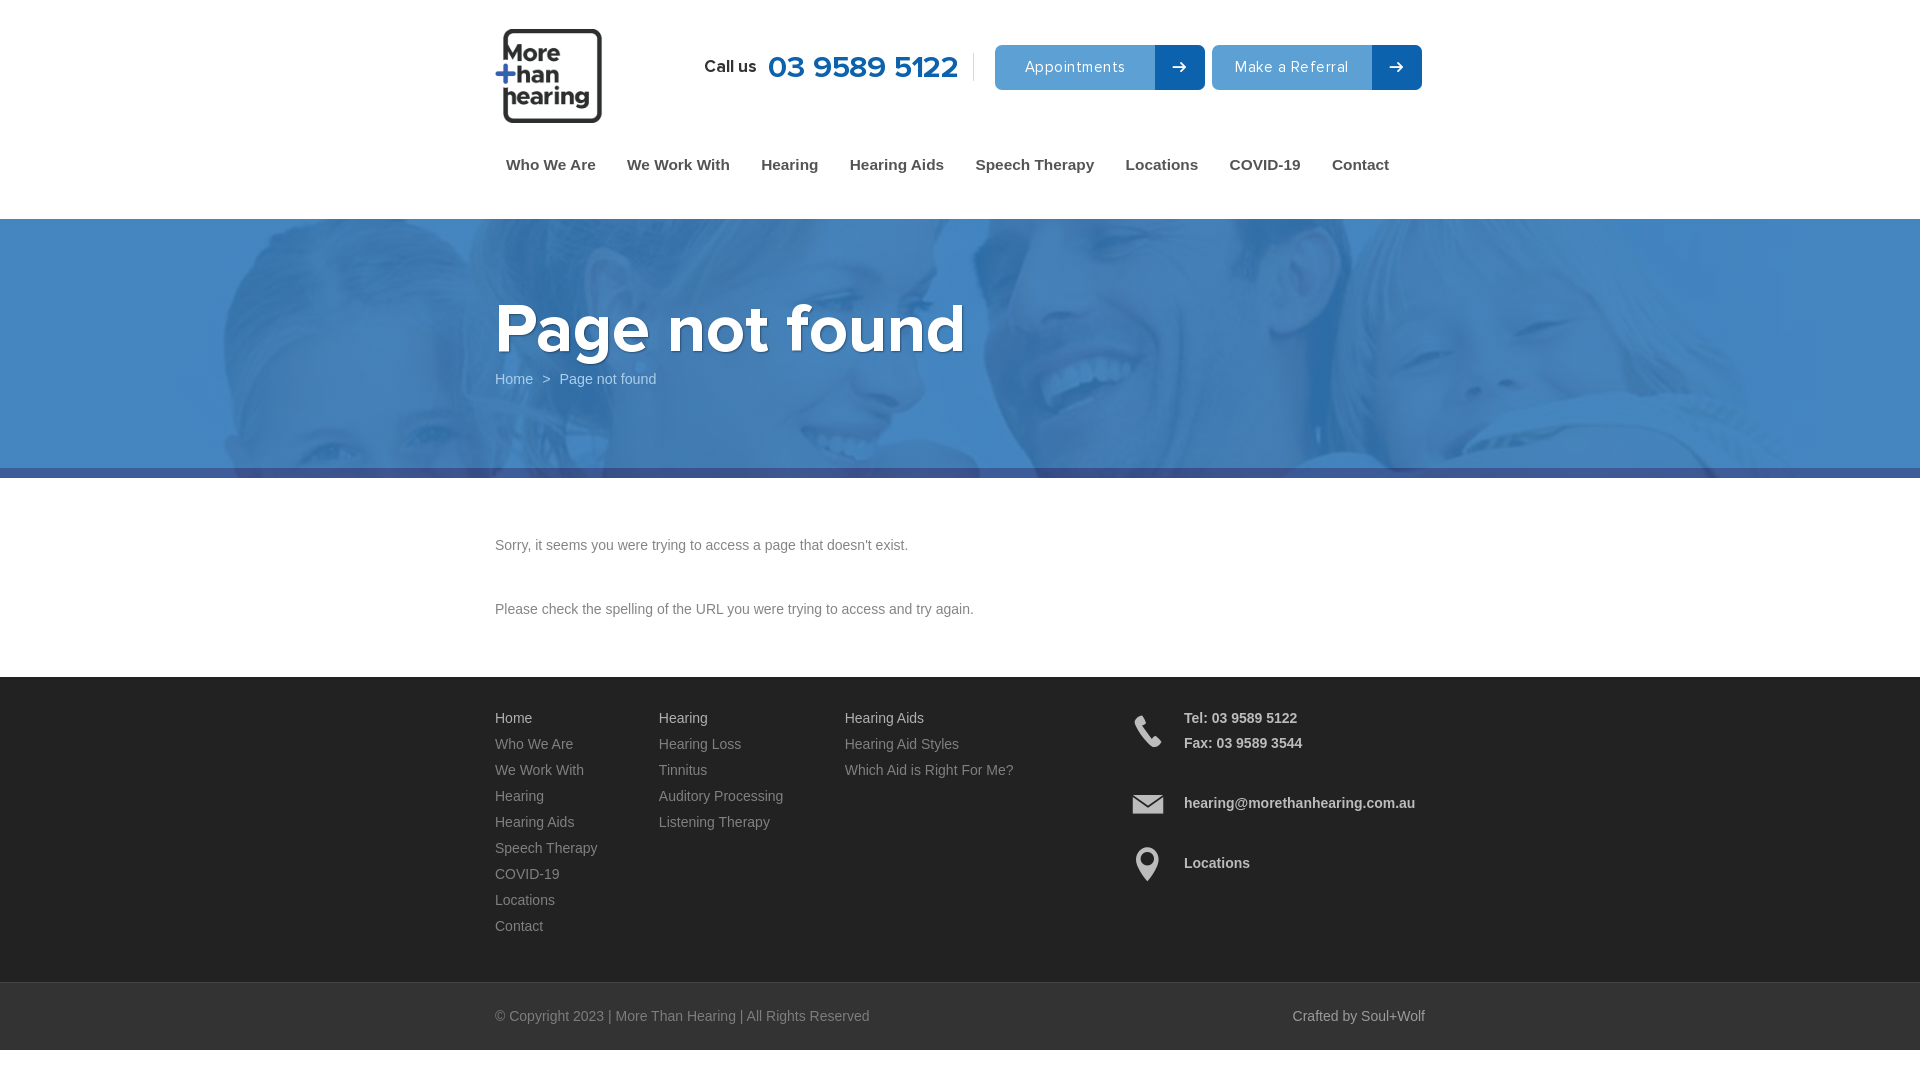 The image size is (1920, 1080). What do you see at coordinates (960, 164) in the screenshot?
I see `'Speech Therapy'` at bounding box center [960, 164].